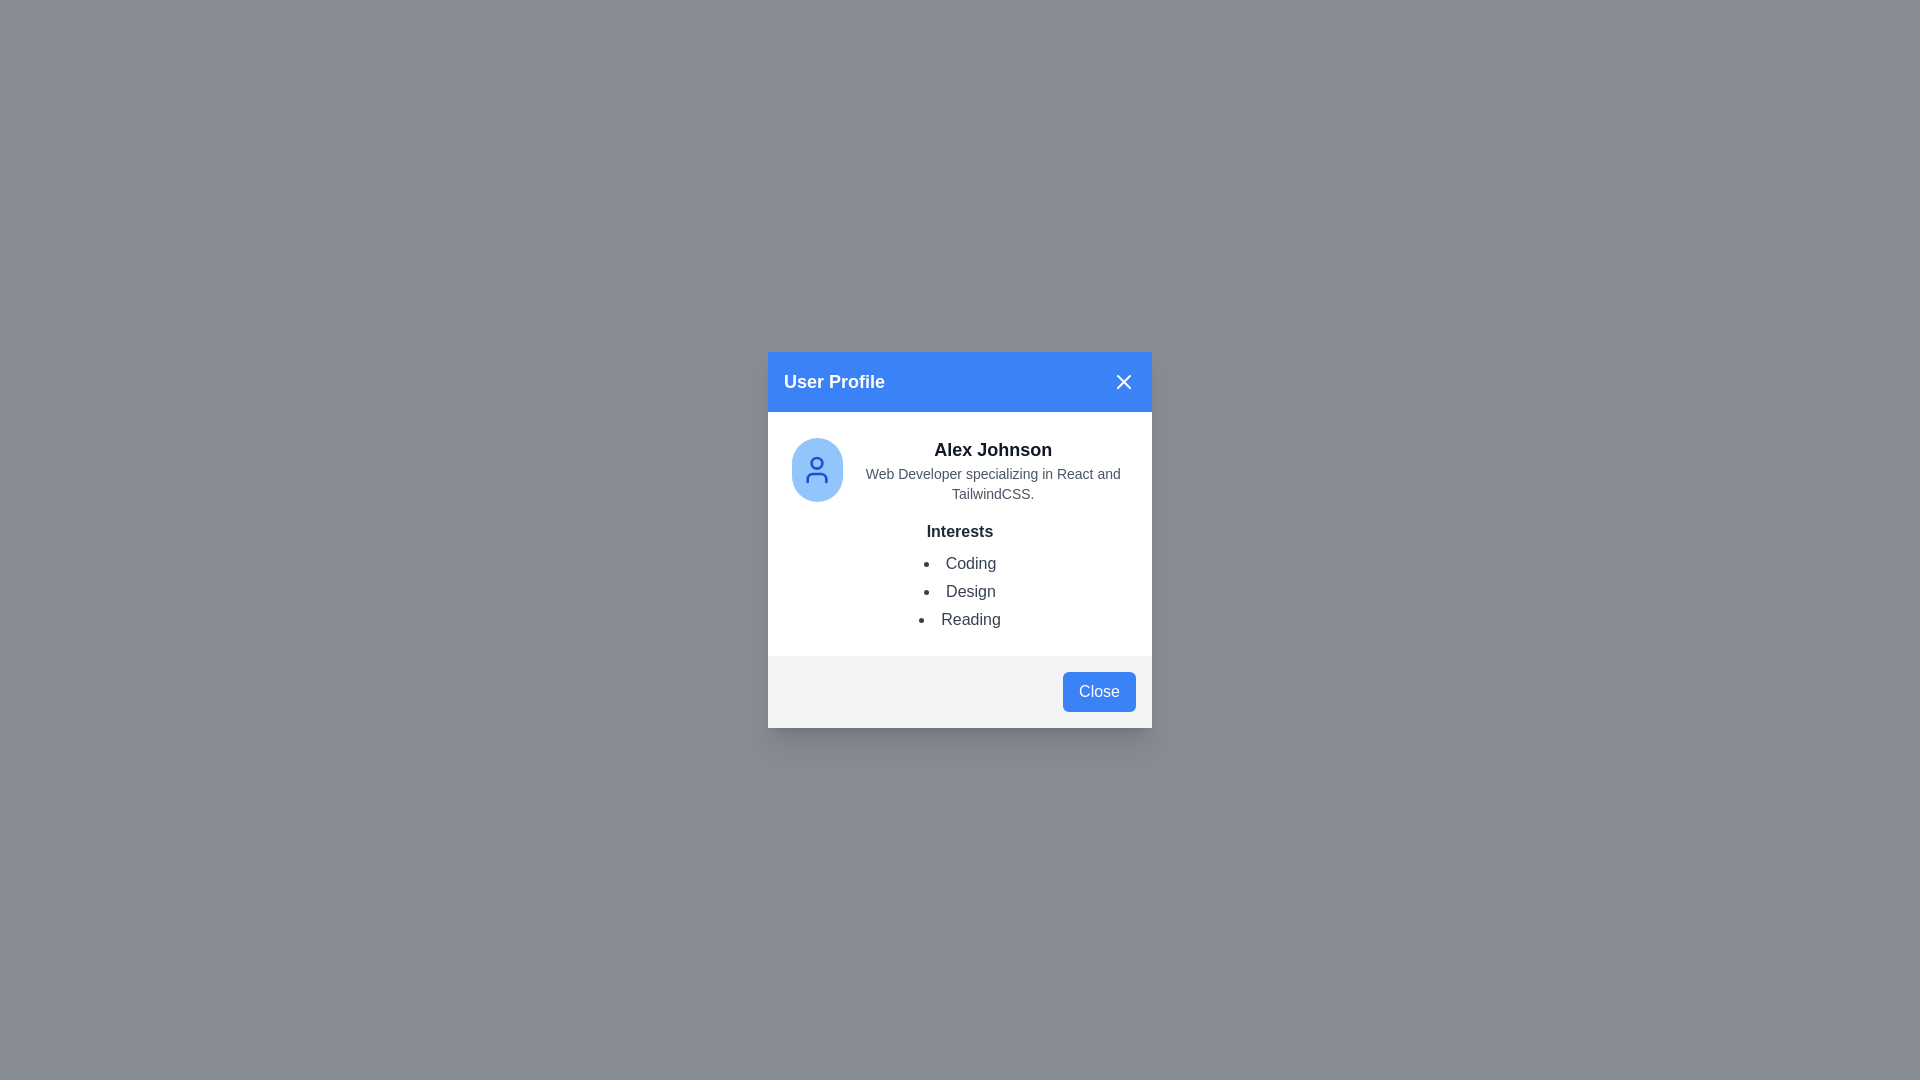 The height and width of the screenshot is (1080, 1920). What do you see at coordinates (960, 590) in the screenshot?
I see `the Unordered List containing the items 'Coding', 'Design', and 'Reading' in the modal window titled 'User Profile', positioned under the heading 'Interests'` at bounding box center [960, 590].